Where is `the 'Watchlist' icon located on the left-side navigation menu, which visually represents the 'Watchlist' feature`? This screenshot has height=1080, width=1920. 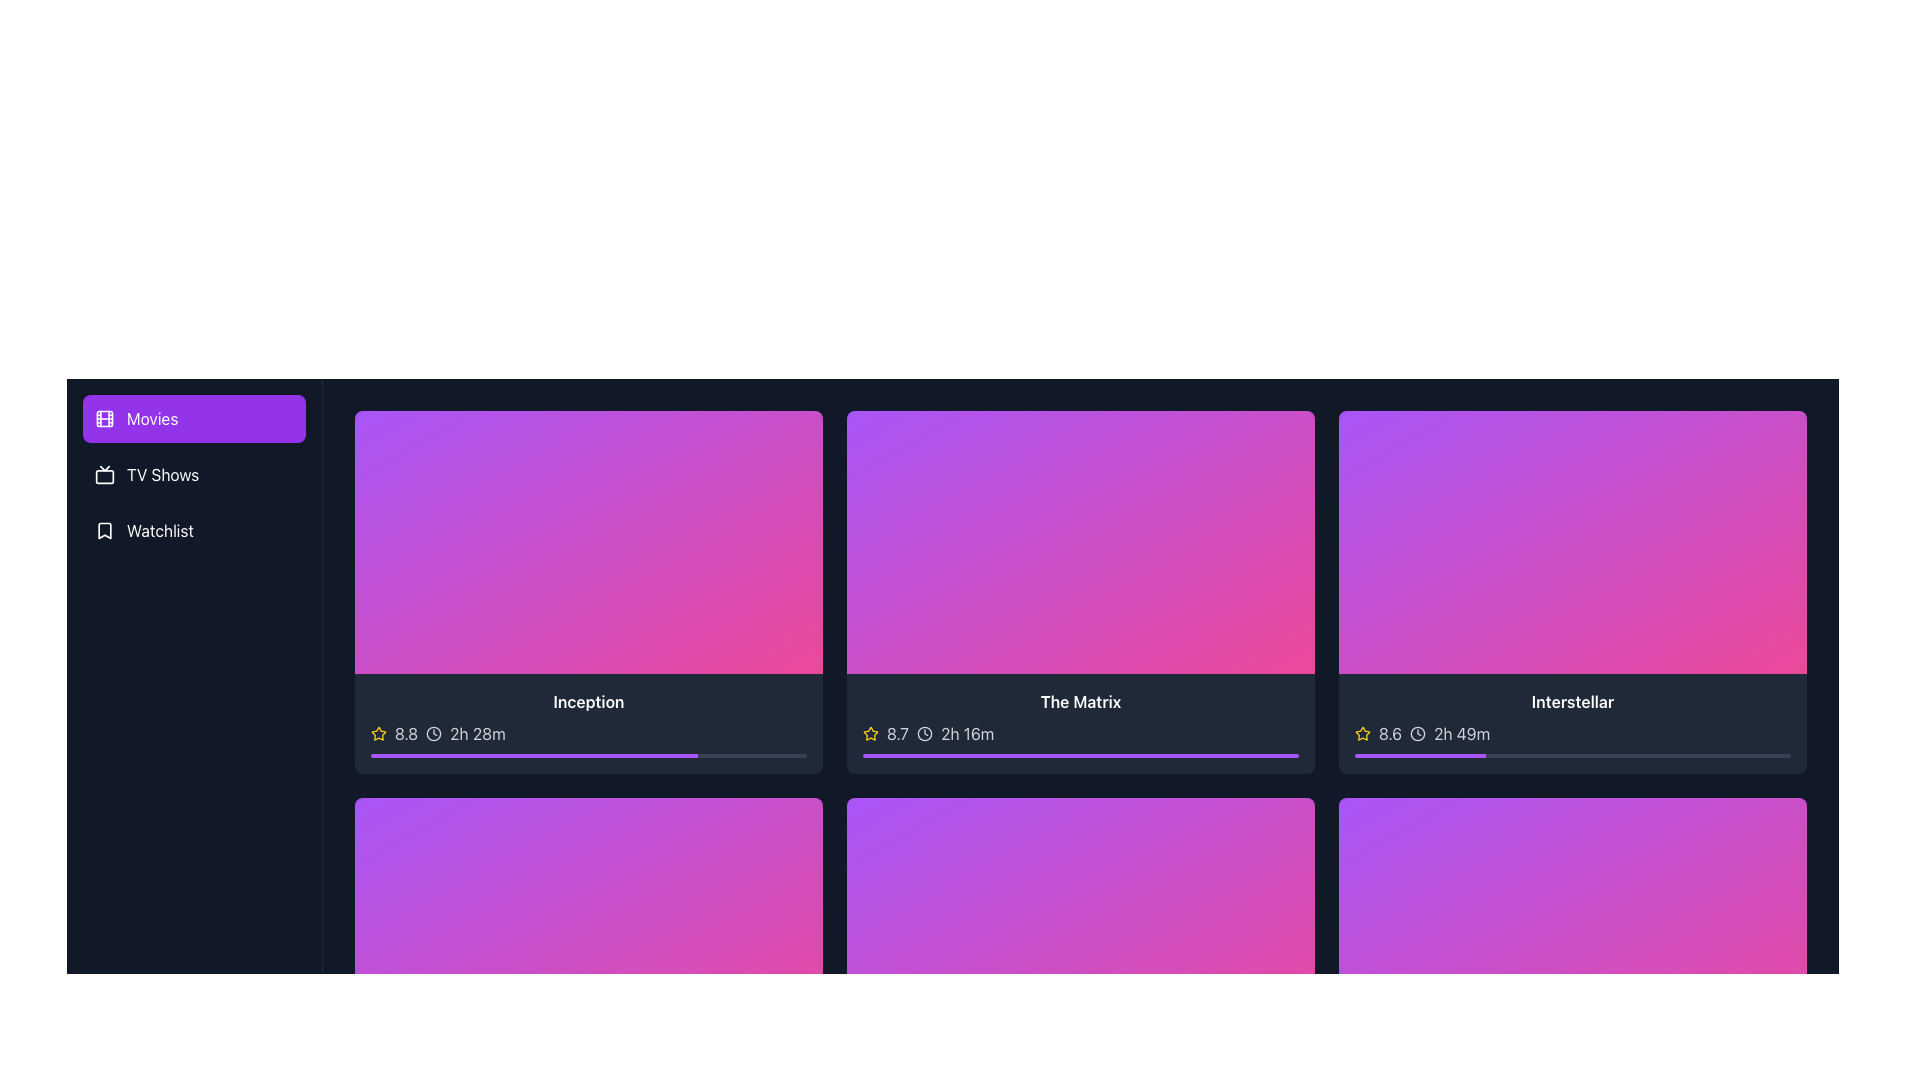 the 'Watchlist' icon located on the left-side navigation menu, which visually represents the 'Watchlist' feature is located at coordinates (104, 530).